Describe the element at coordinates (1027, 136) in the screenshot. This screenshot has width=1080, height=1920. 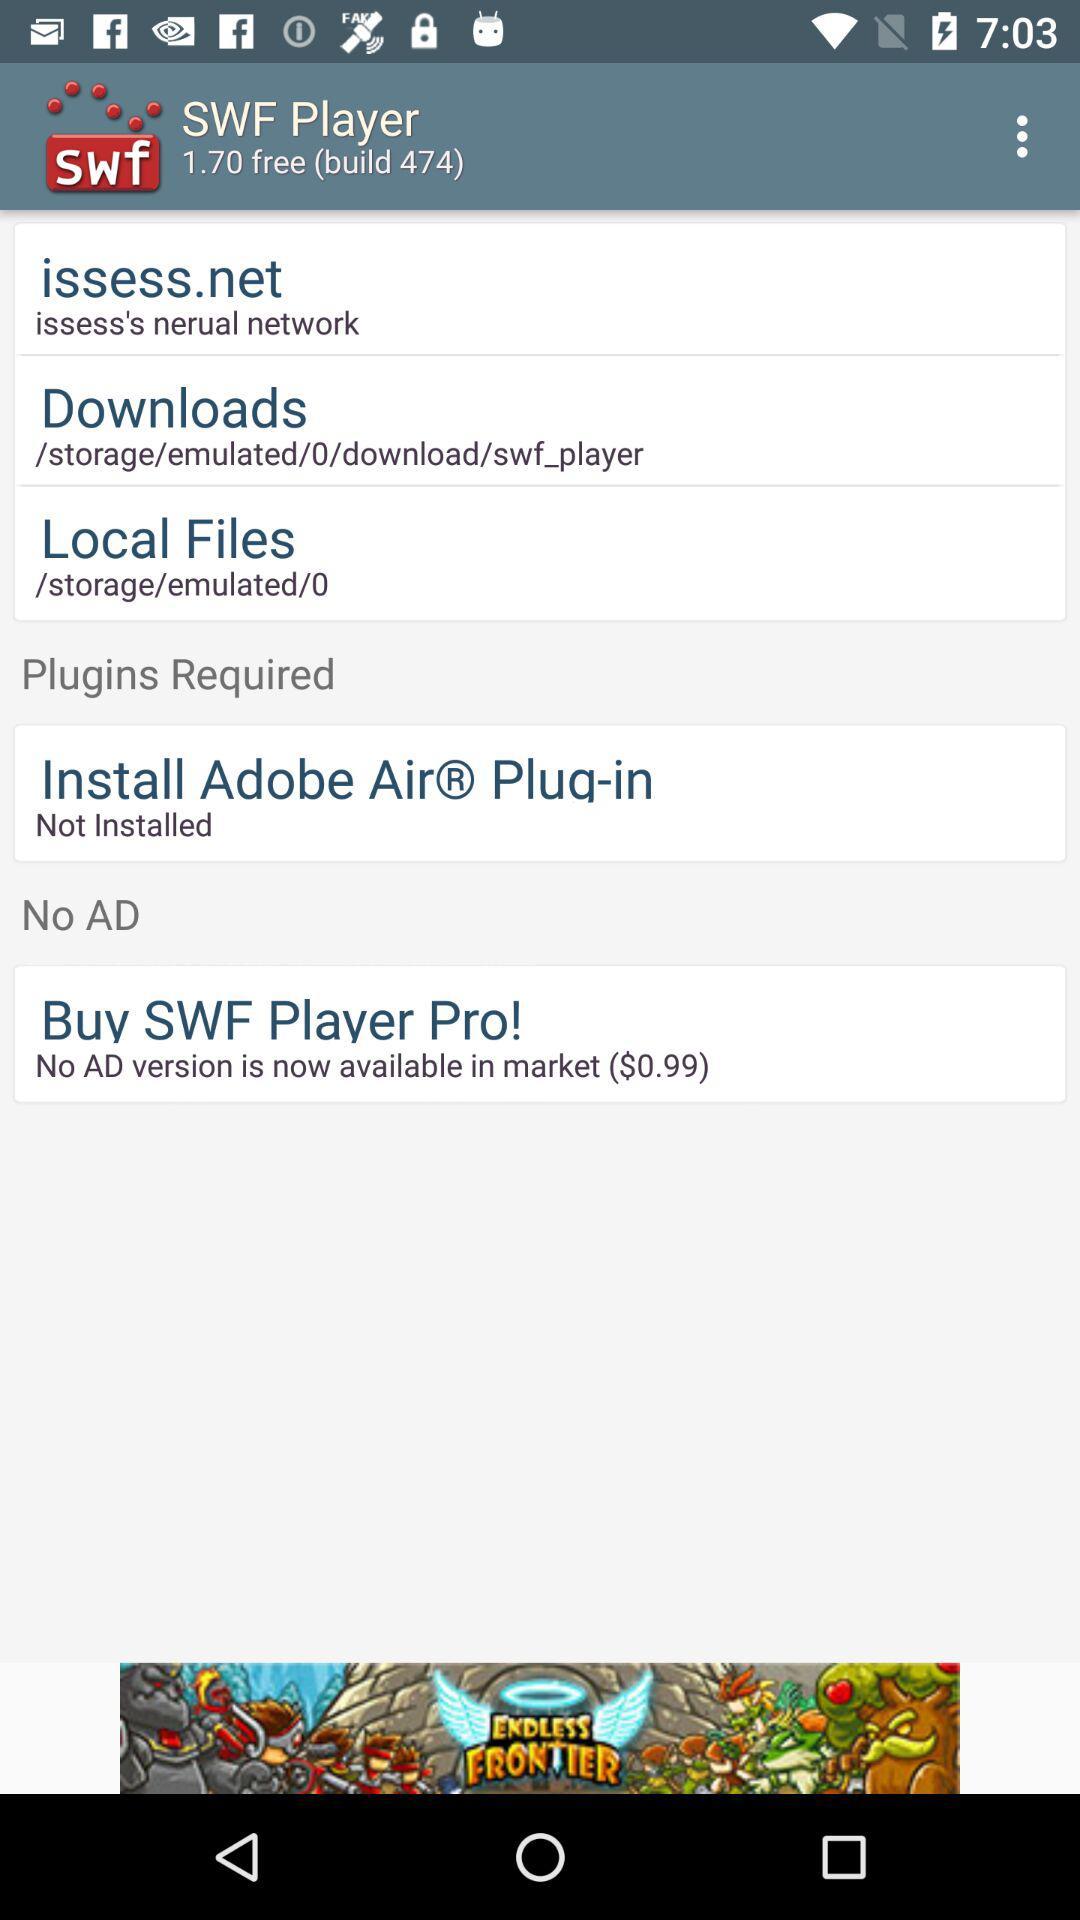
I see `the dots icon which is beside swf player` at that location.